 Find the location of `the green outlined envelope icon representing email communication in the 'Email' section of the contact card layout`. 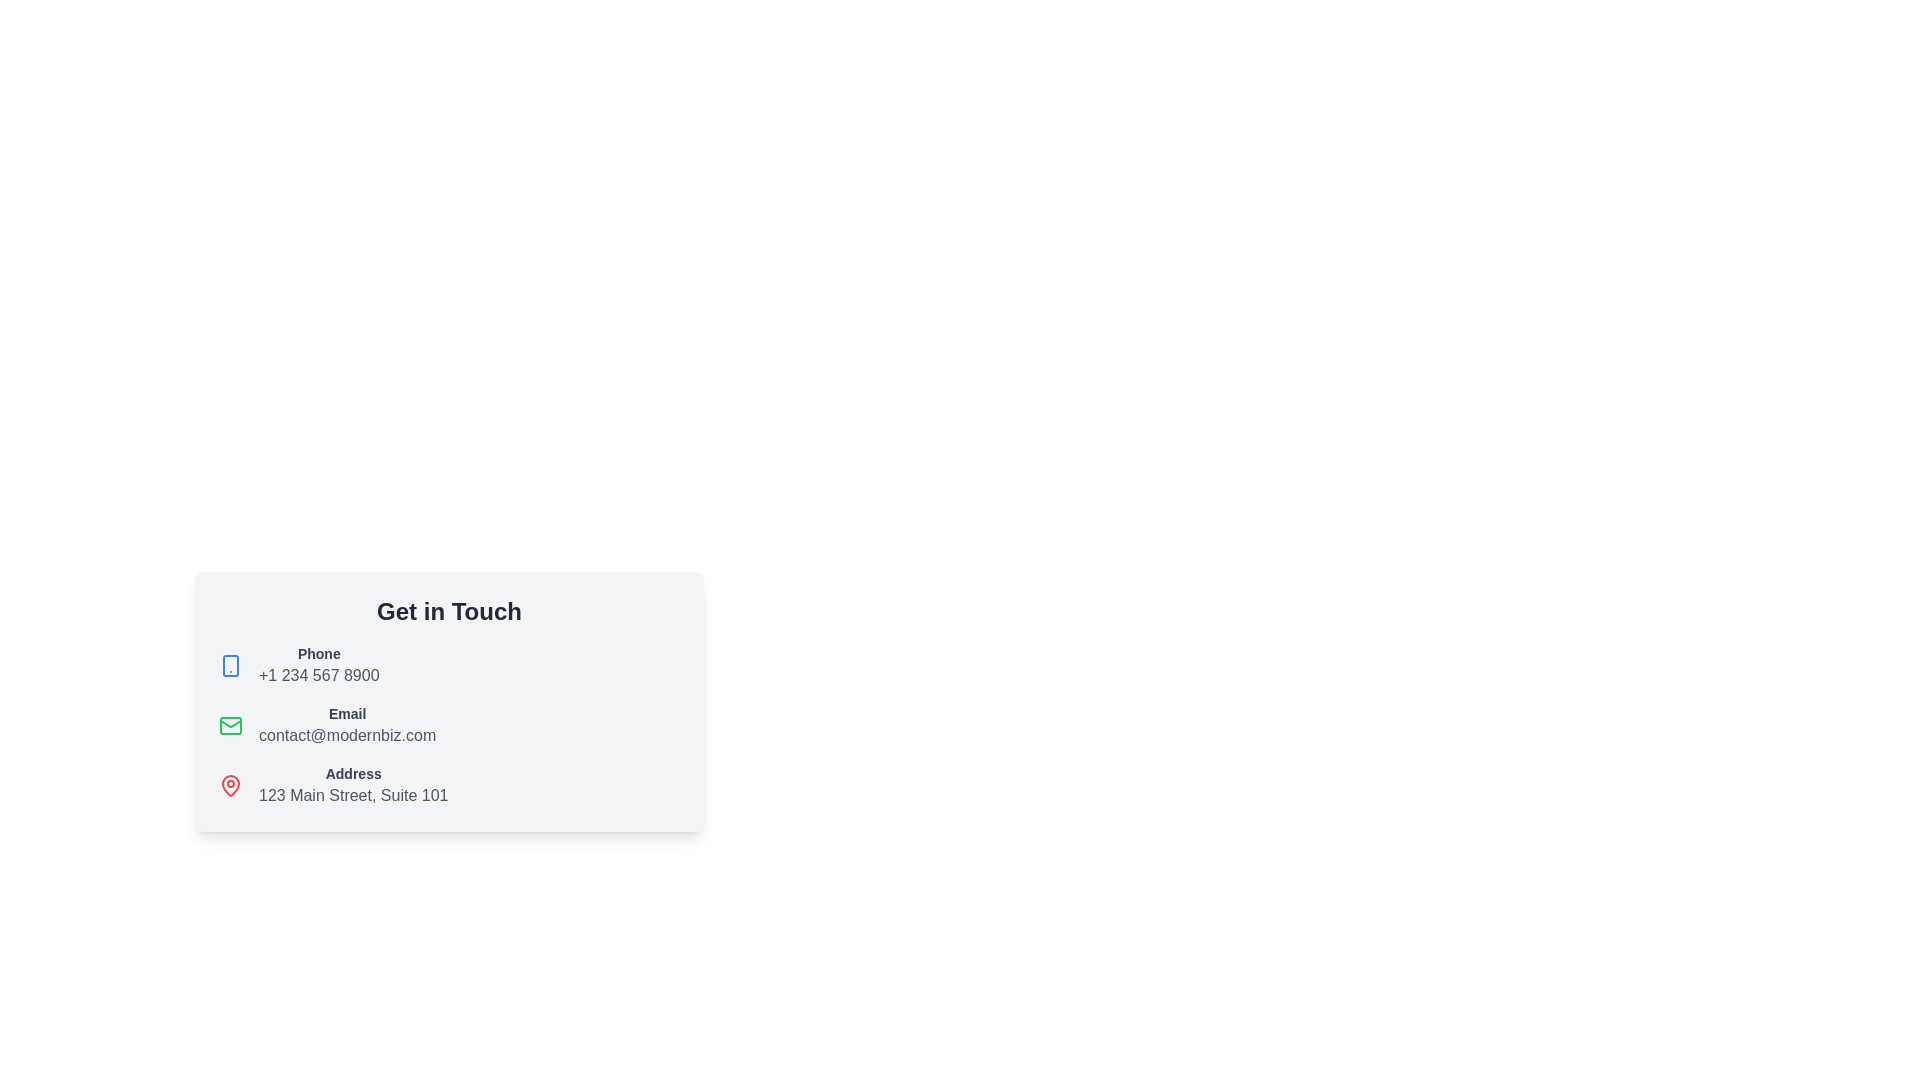

the green outlined envelope icon representing email communication in the 'Email' section of the contact card layout is located at coordinates (230, 725).